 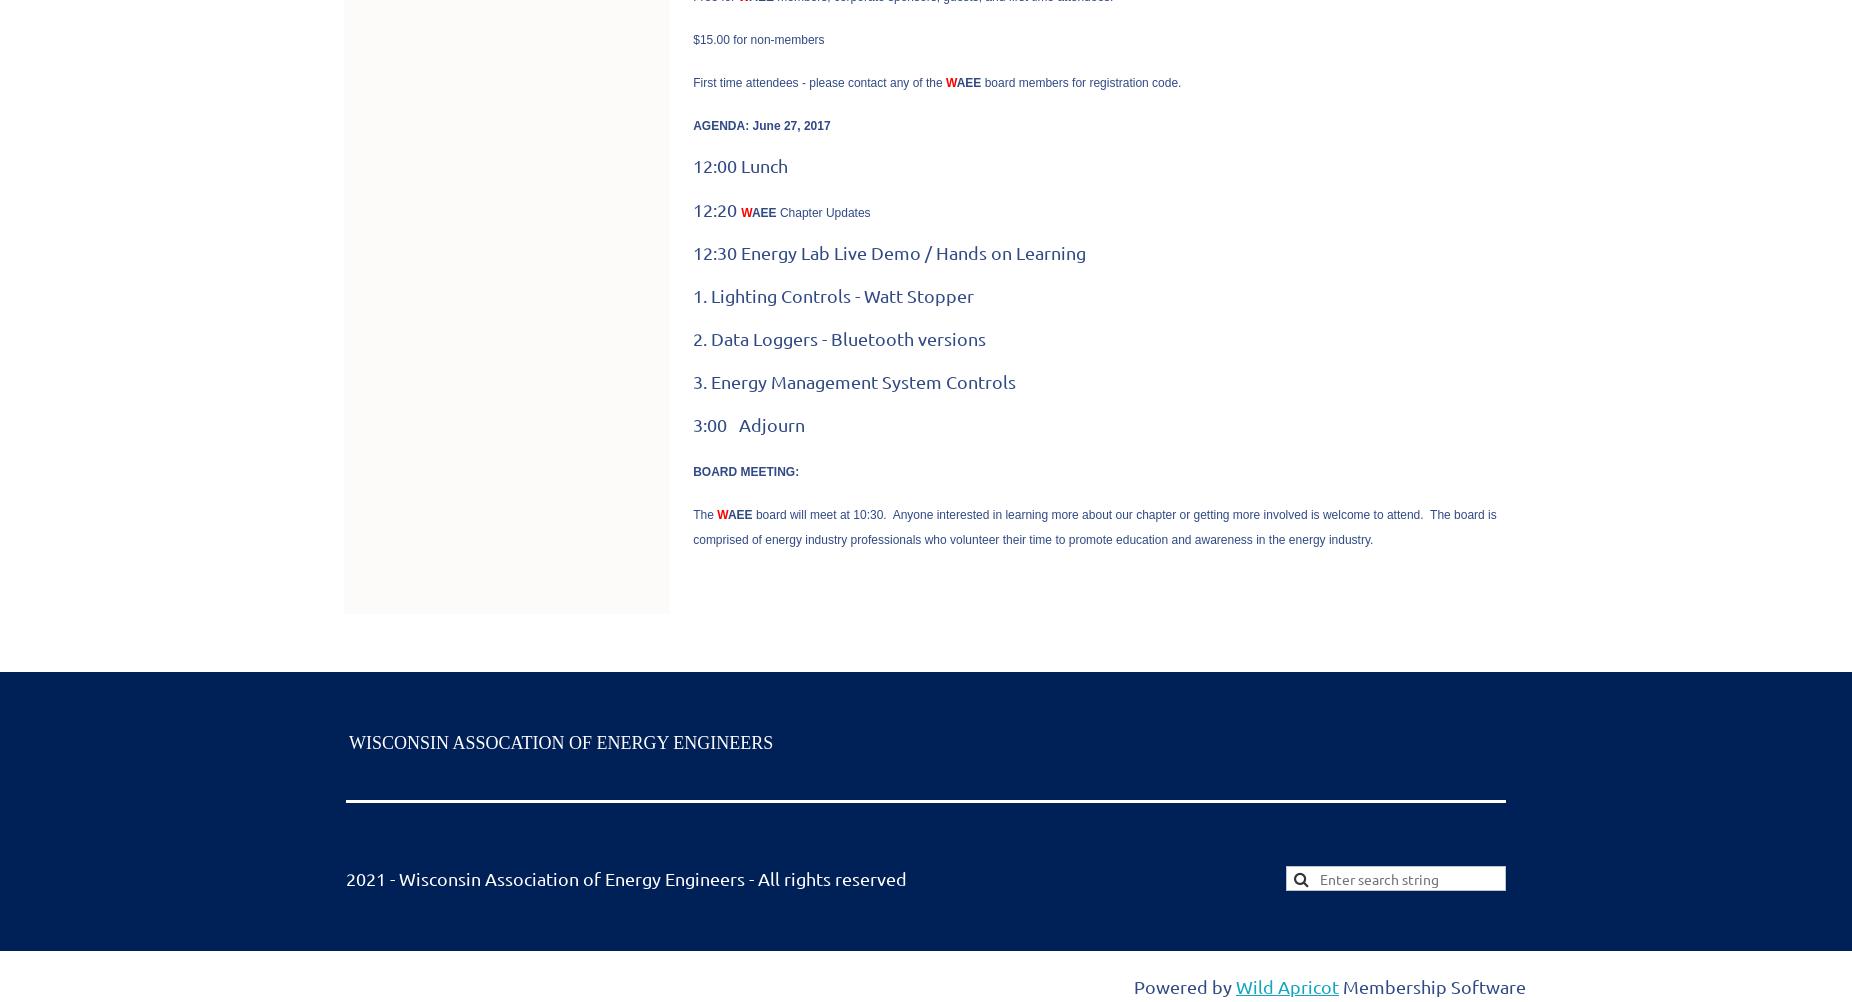 What do you see at coordinates (1287, 984) in the screenshot?
I see `'Wild Apricot'` at bounding box center [1287, 984].